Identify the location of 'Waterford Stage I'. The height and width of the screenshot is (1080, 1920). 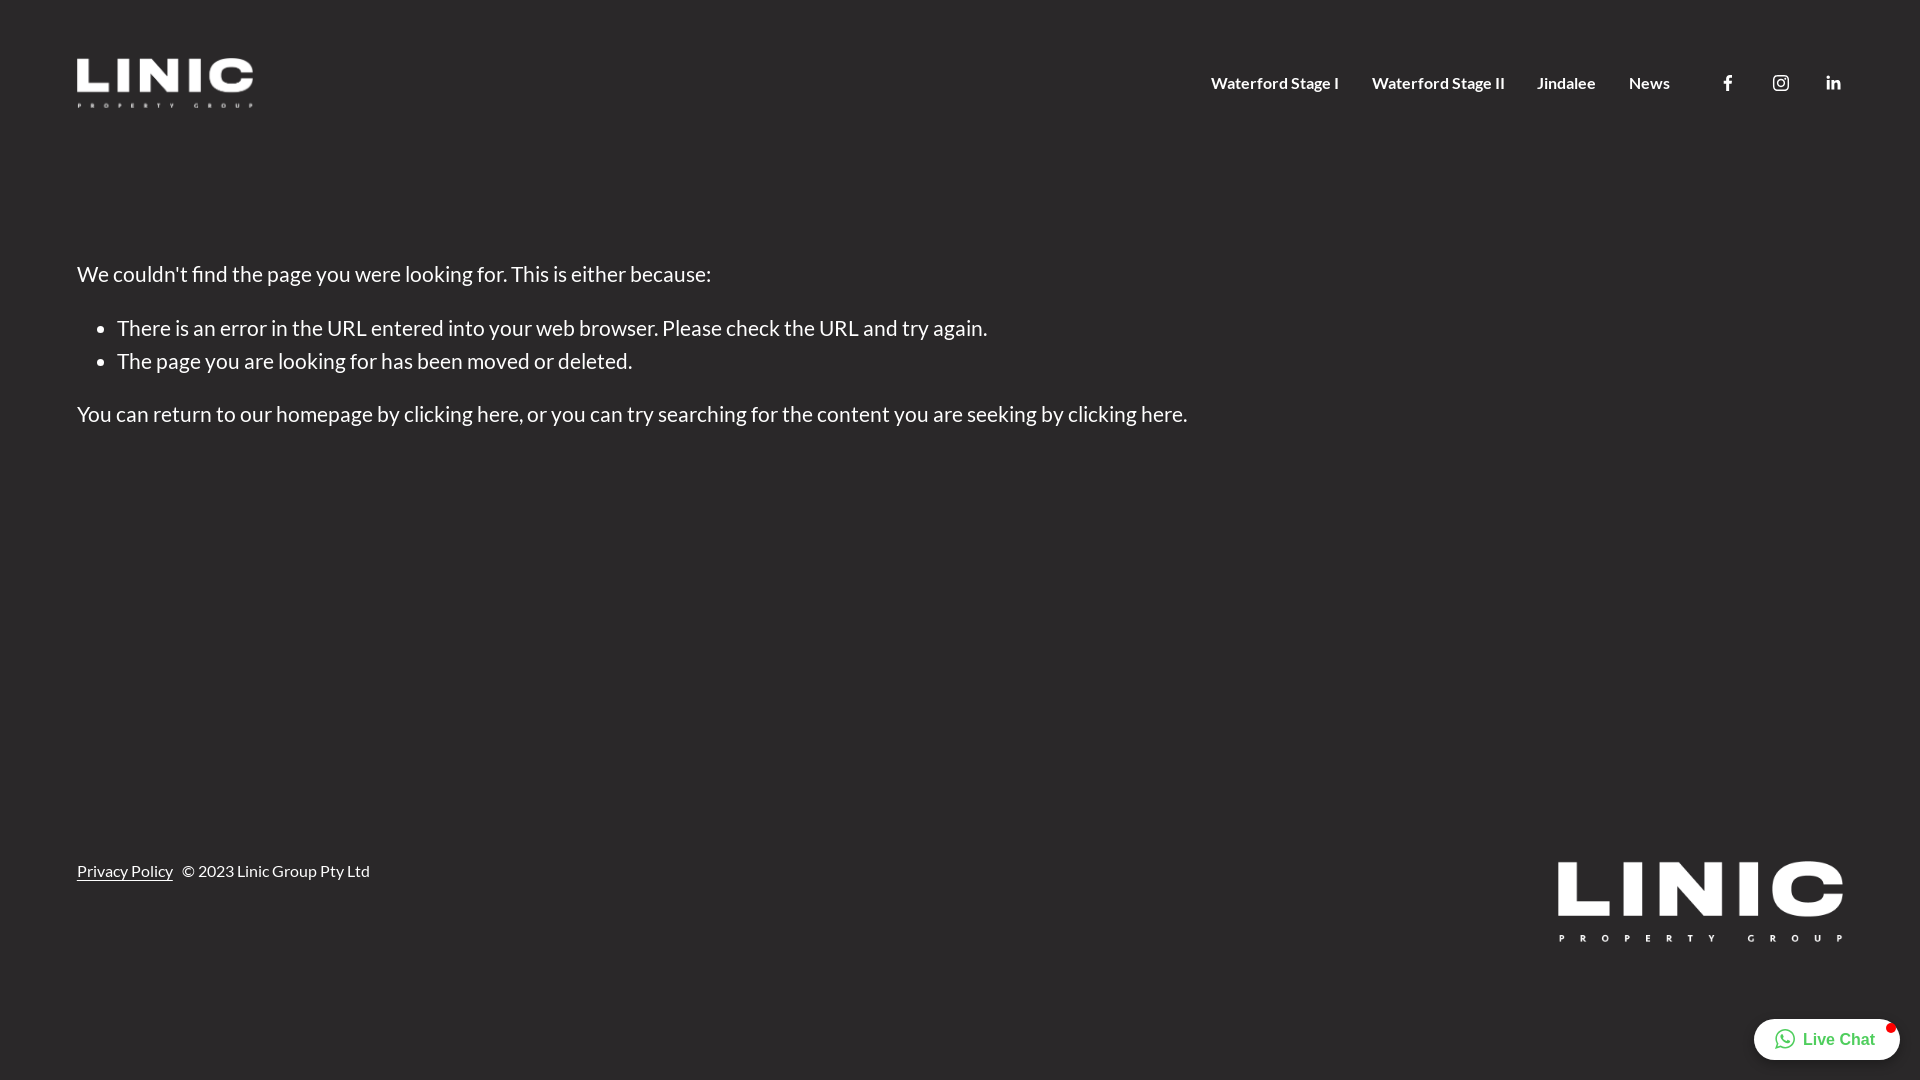
(1274, 81).